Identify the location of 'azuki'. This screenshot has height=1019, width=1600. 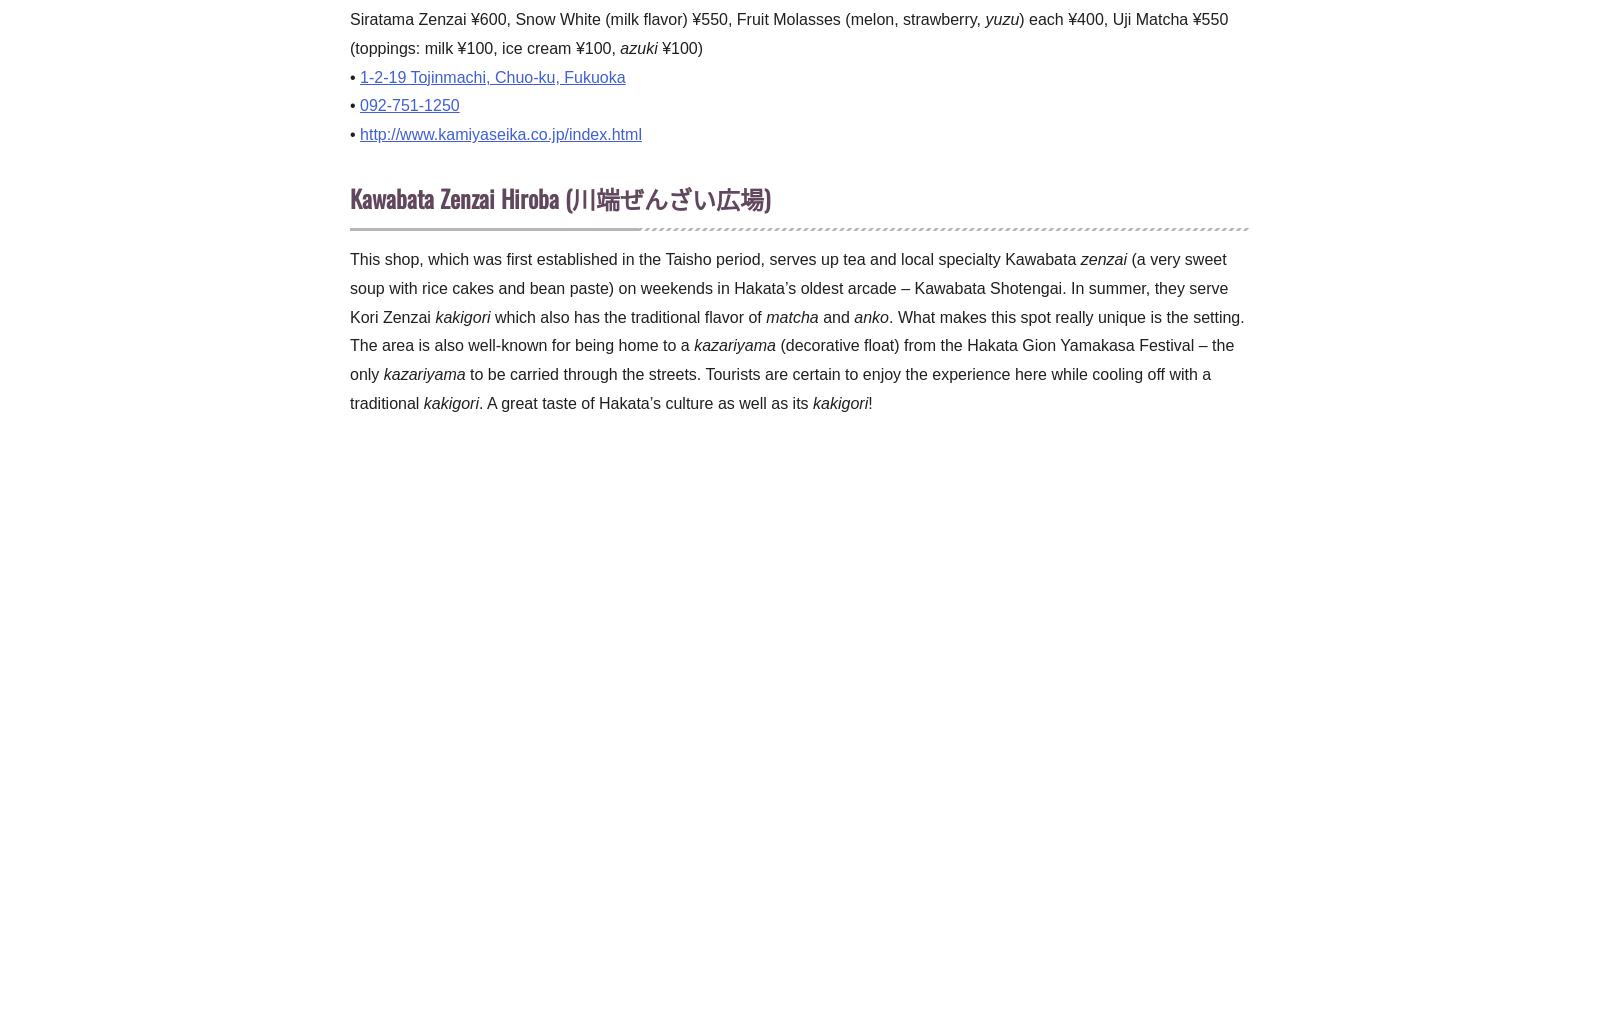
(638, 47).